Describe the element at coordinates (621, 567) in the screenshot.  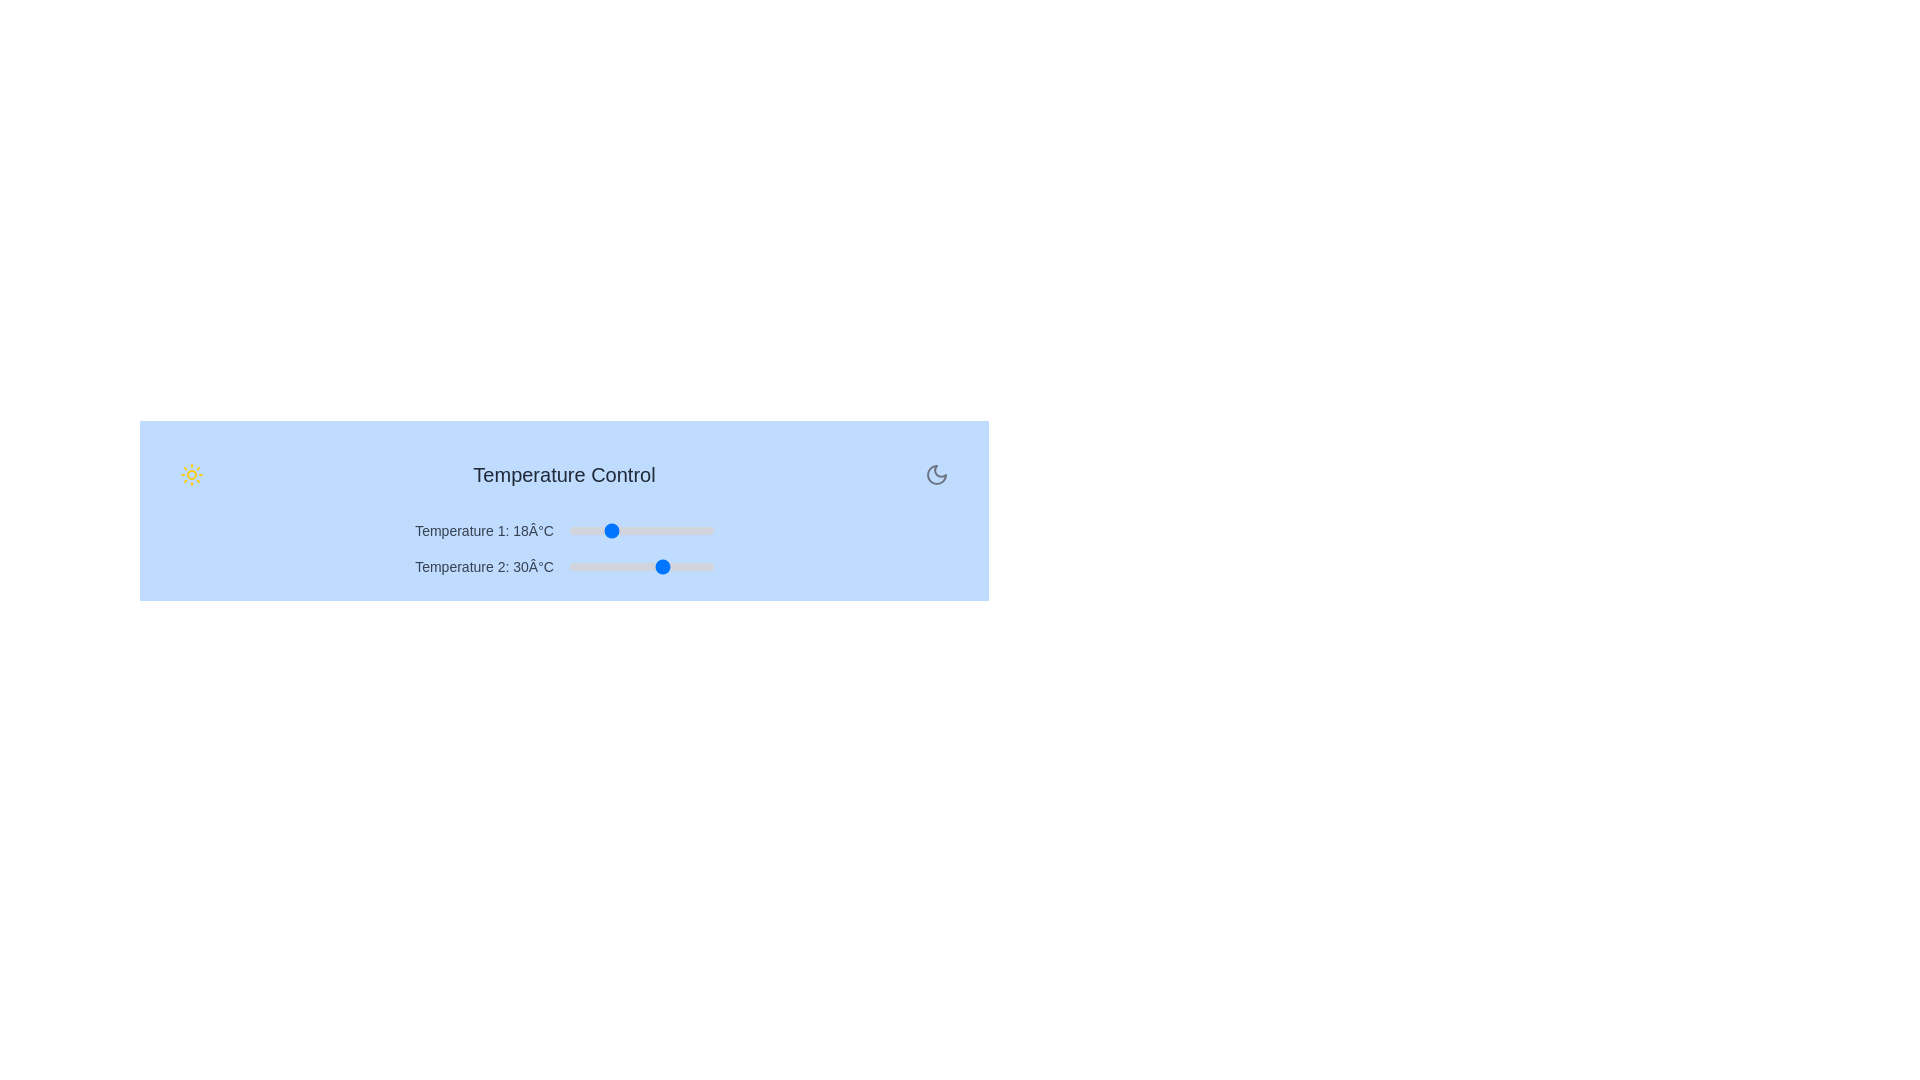
I see `the temperature slider` at that location.